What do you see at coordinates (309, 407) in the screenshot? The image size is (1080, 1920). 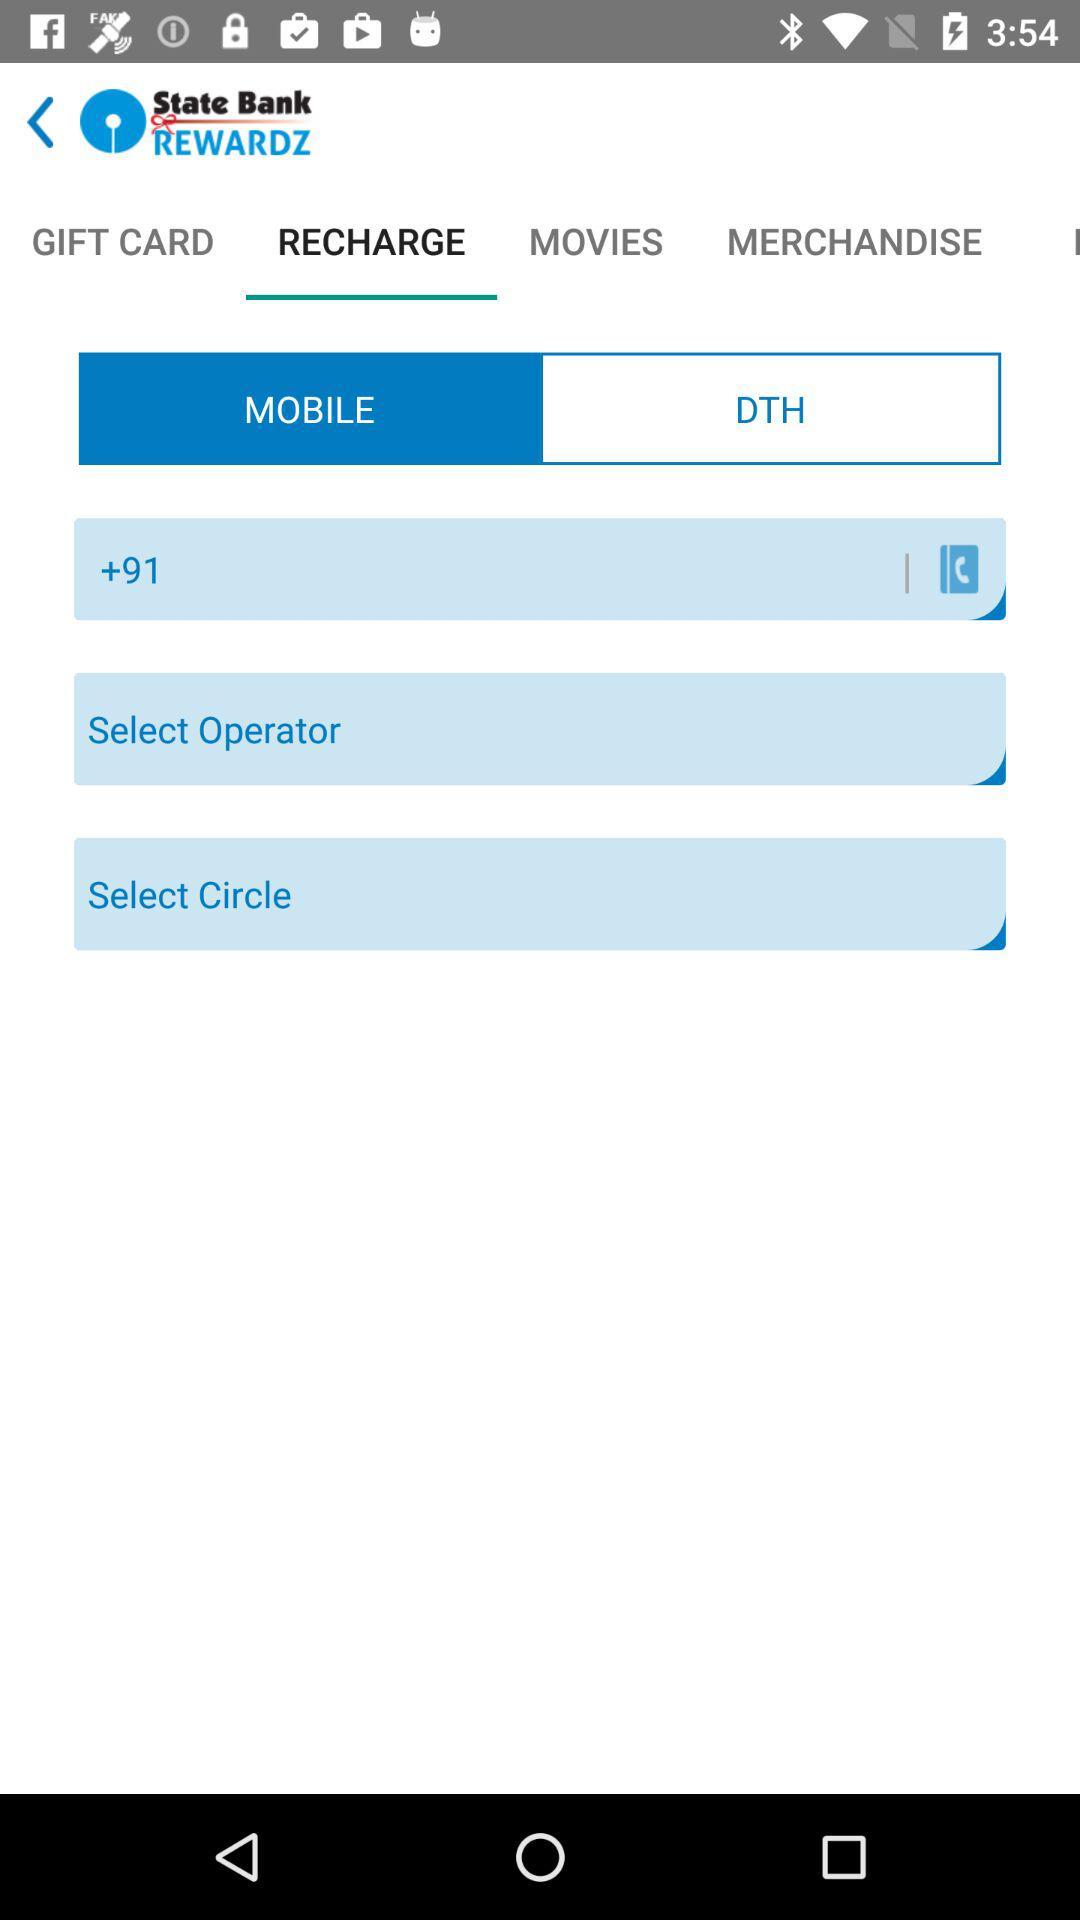 I see `icon next to dth item` at bounding box center [309, 407].